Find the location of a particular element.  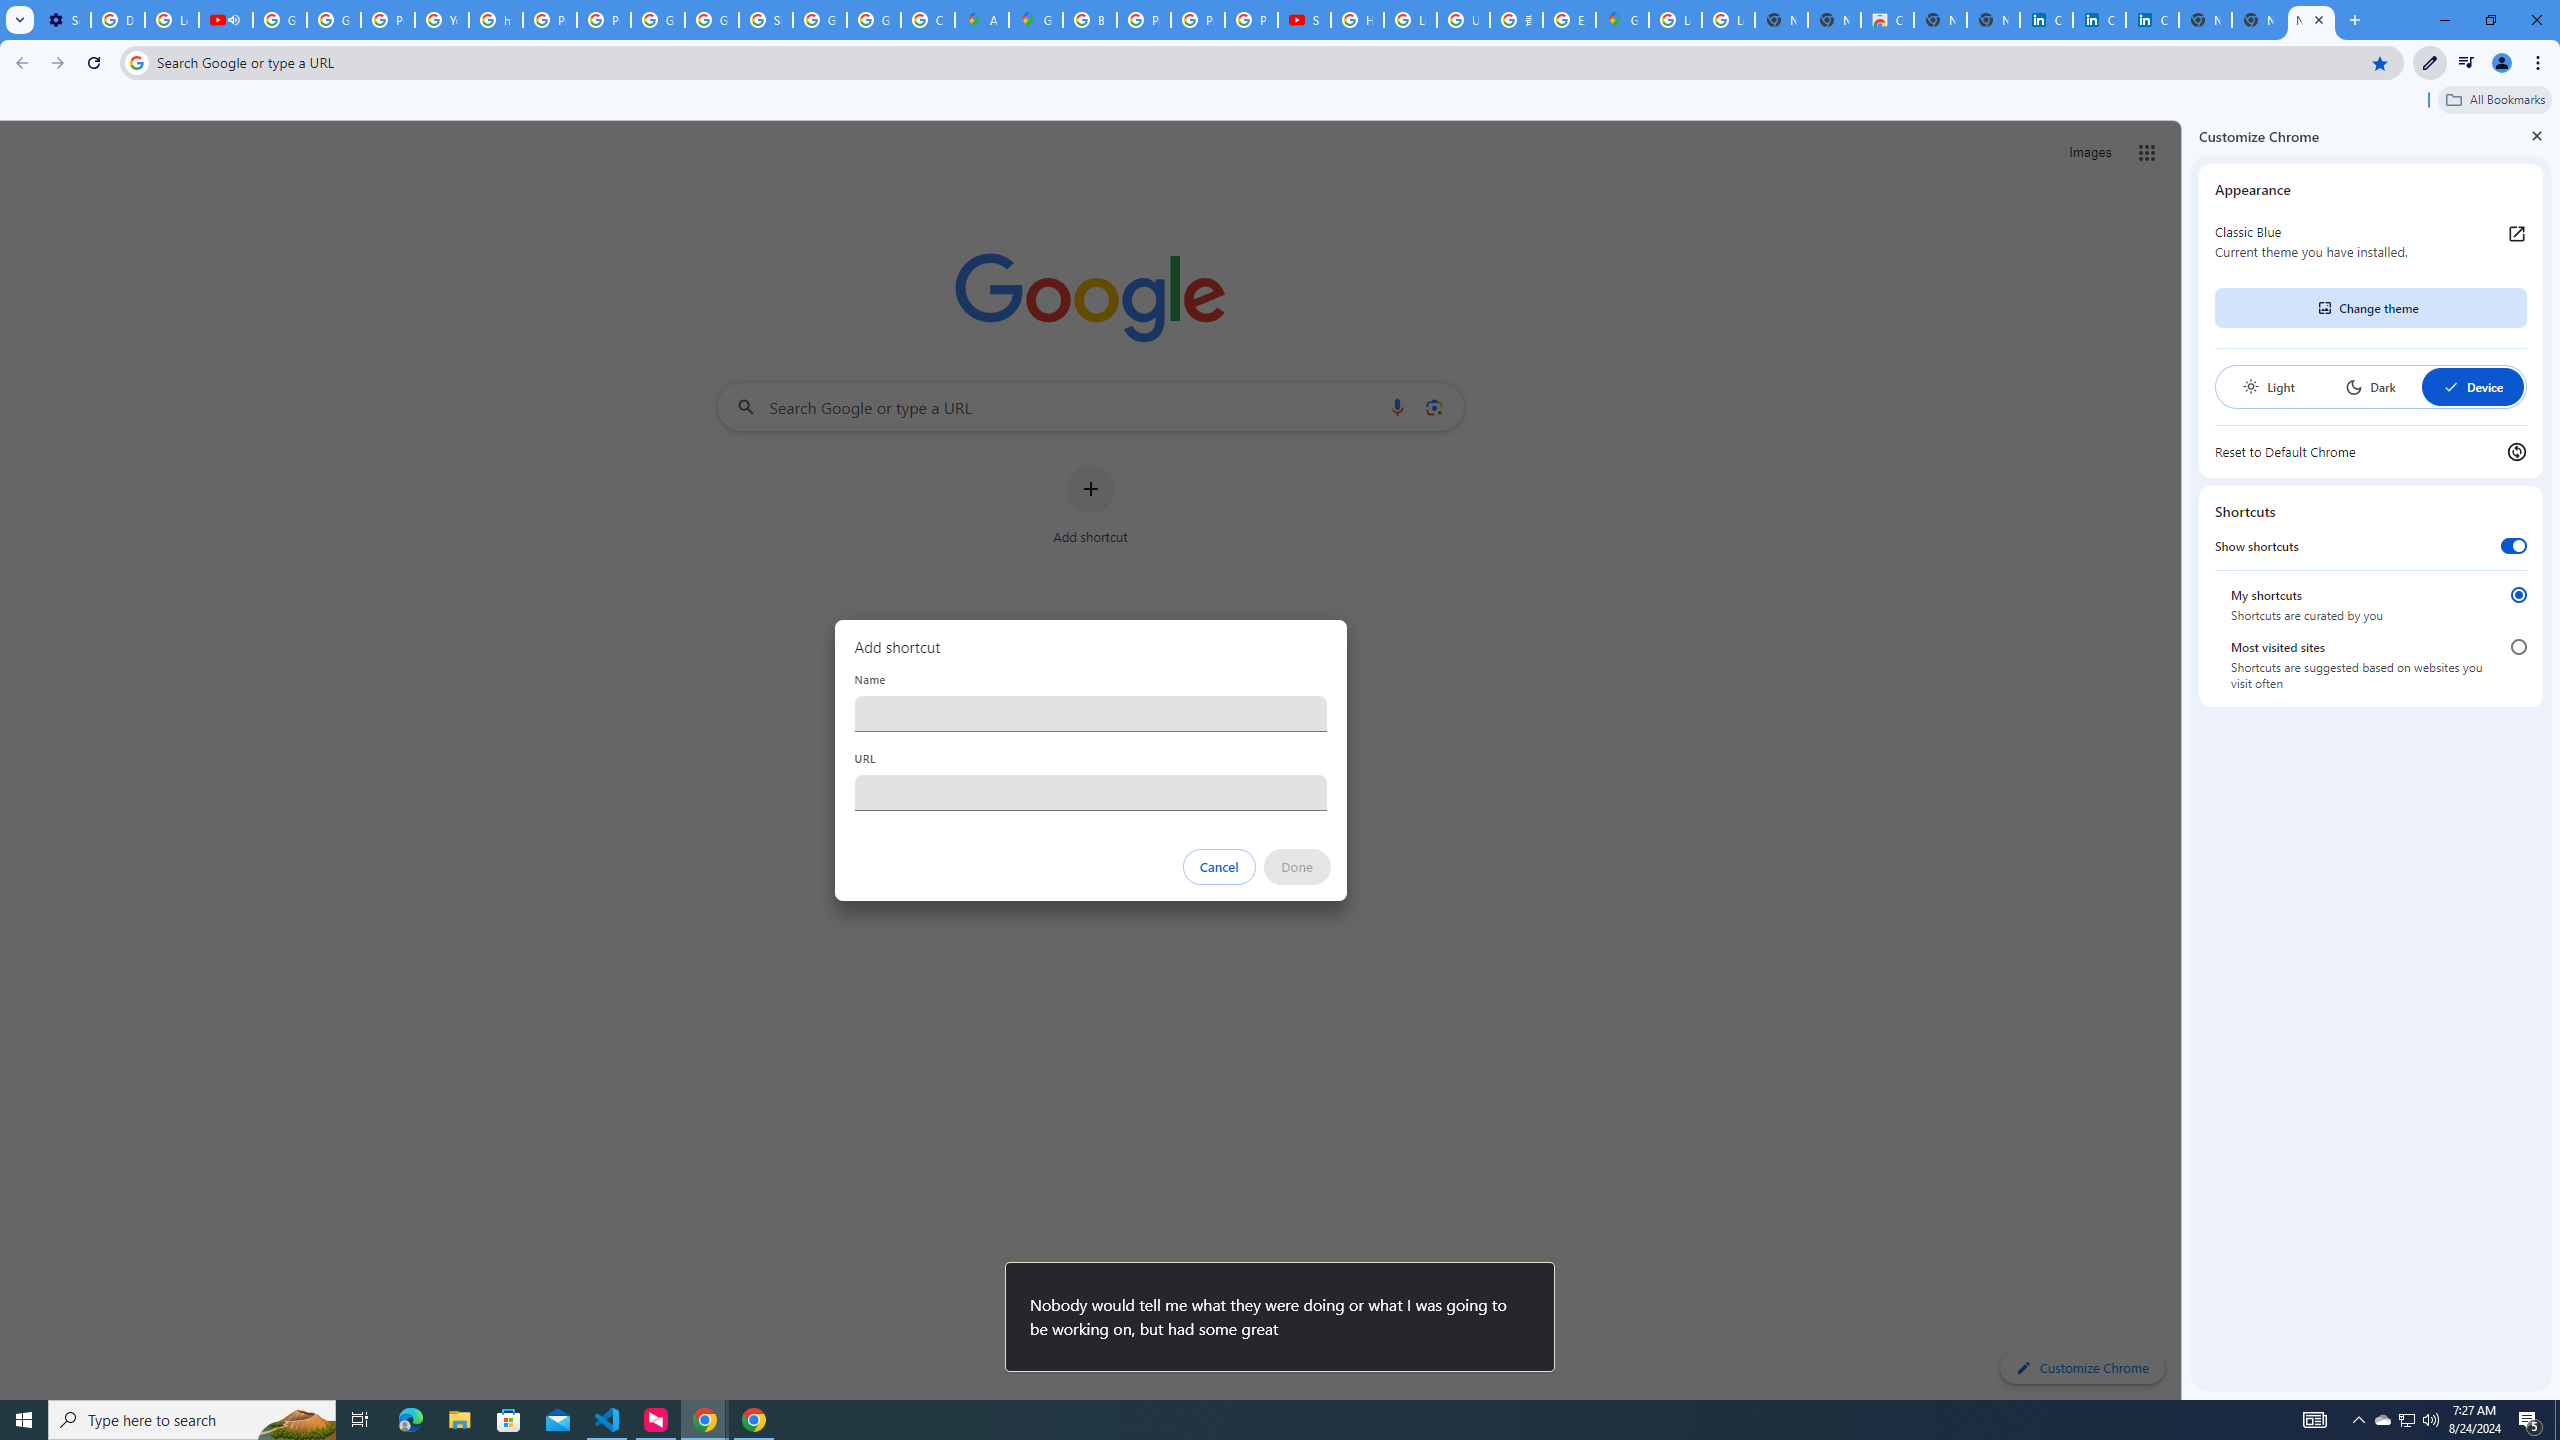

'Google Maps' is located at coordinates (1622, 19).